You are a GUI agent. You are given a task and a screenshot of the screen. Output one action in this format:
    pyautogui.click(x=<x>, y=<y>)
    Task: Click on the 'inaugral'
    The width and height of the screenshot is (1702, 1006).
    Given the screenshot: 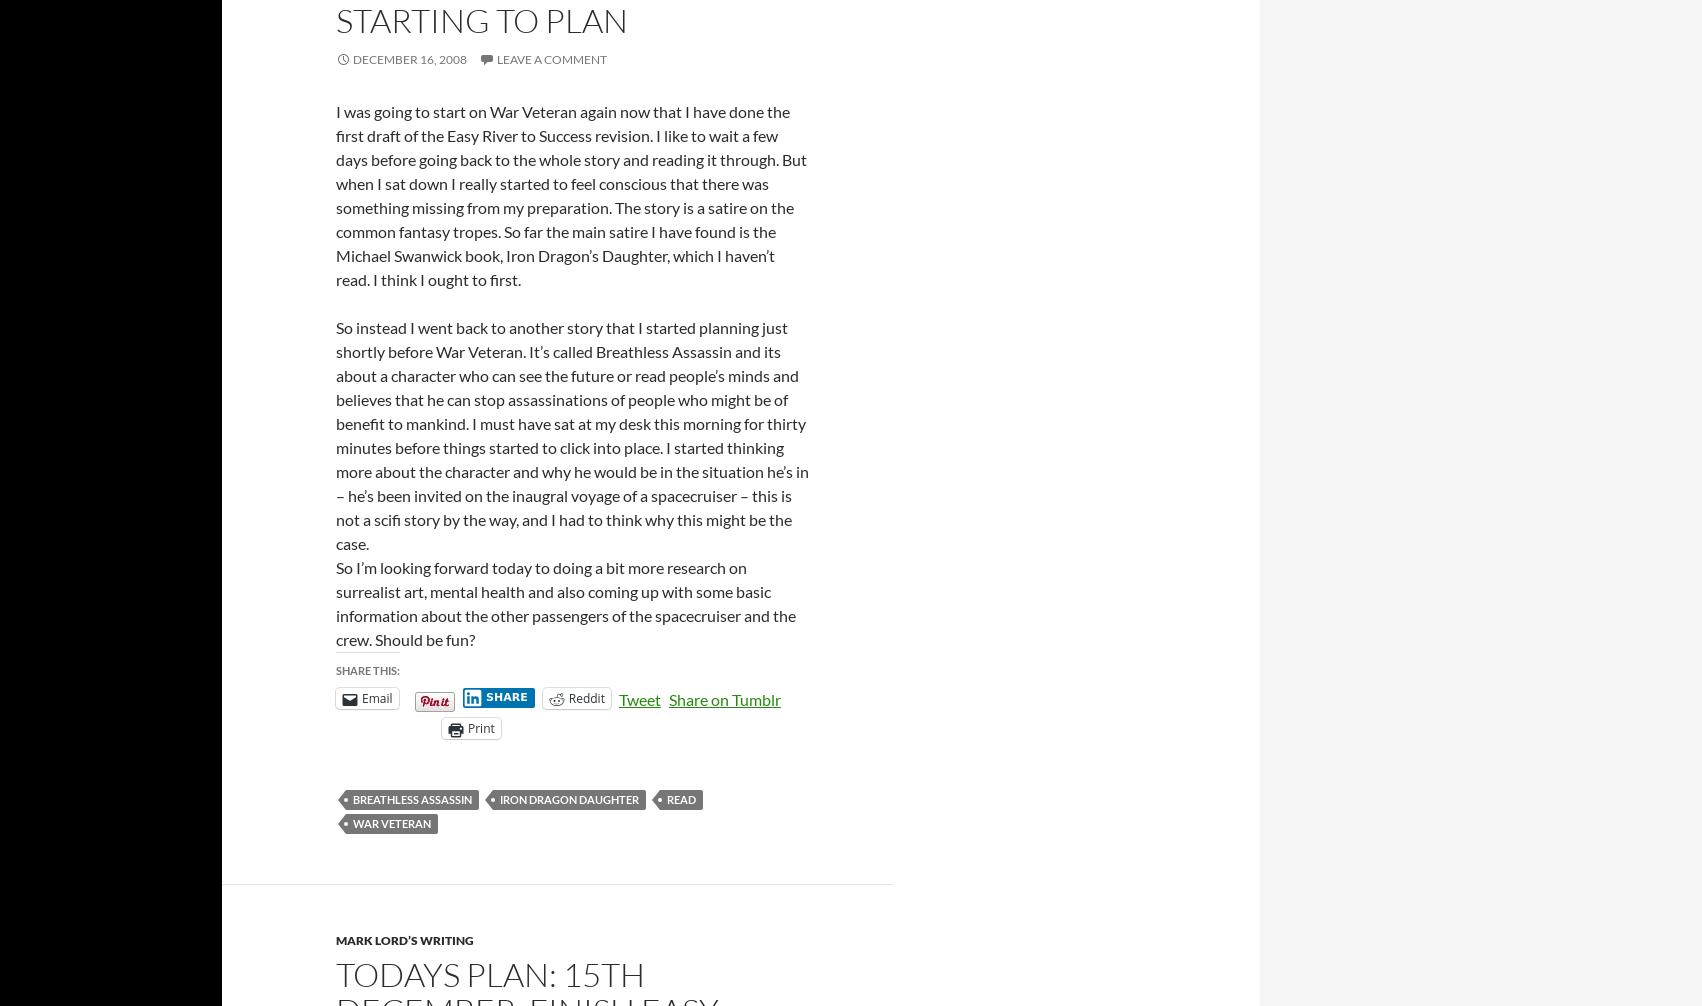 What is the action you would take?
    pyautogui.click(x=510, y=493)
    